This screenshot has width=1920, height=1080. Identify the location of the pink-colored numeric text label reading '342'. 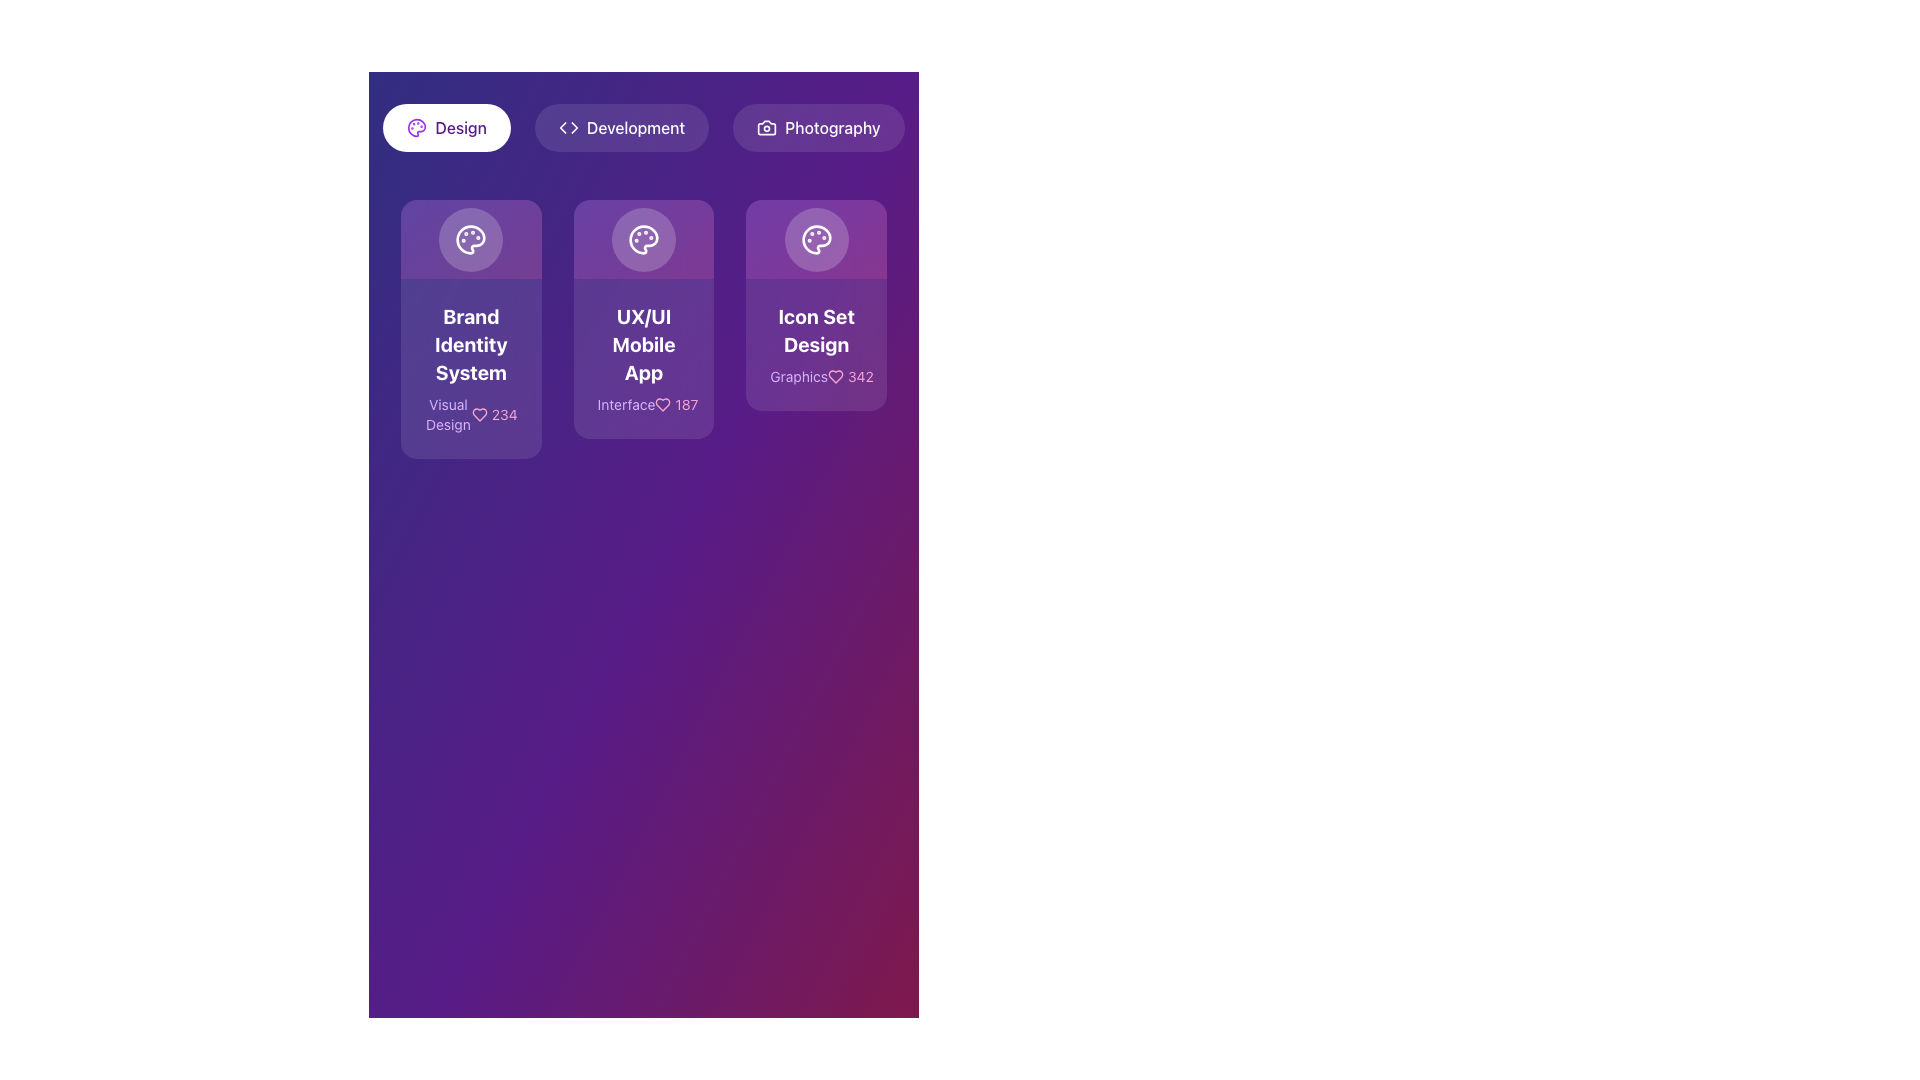
(860, 377).